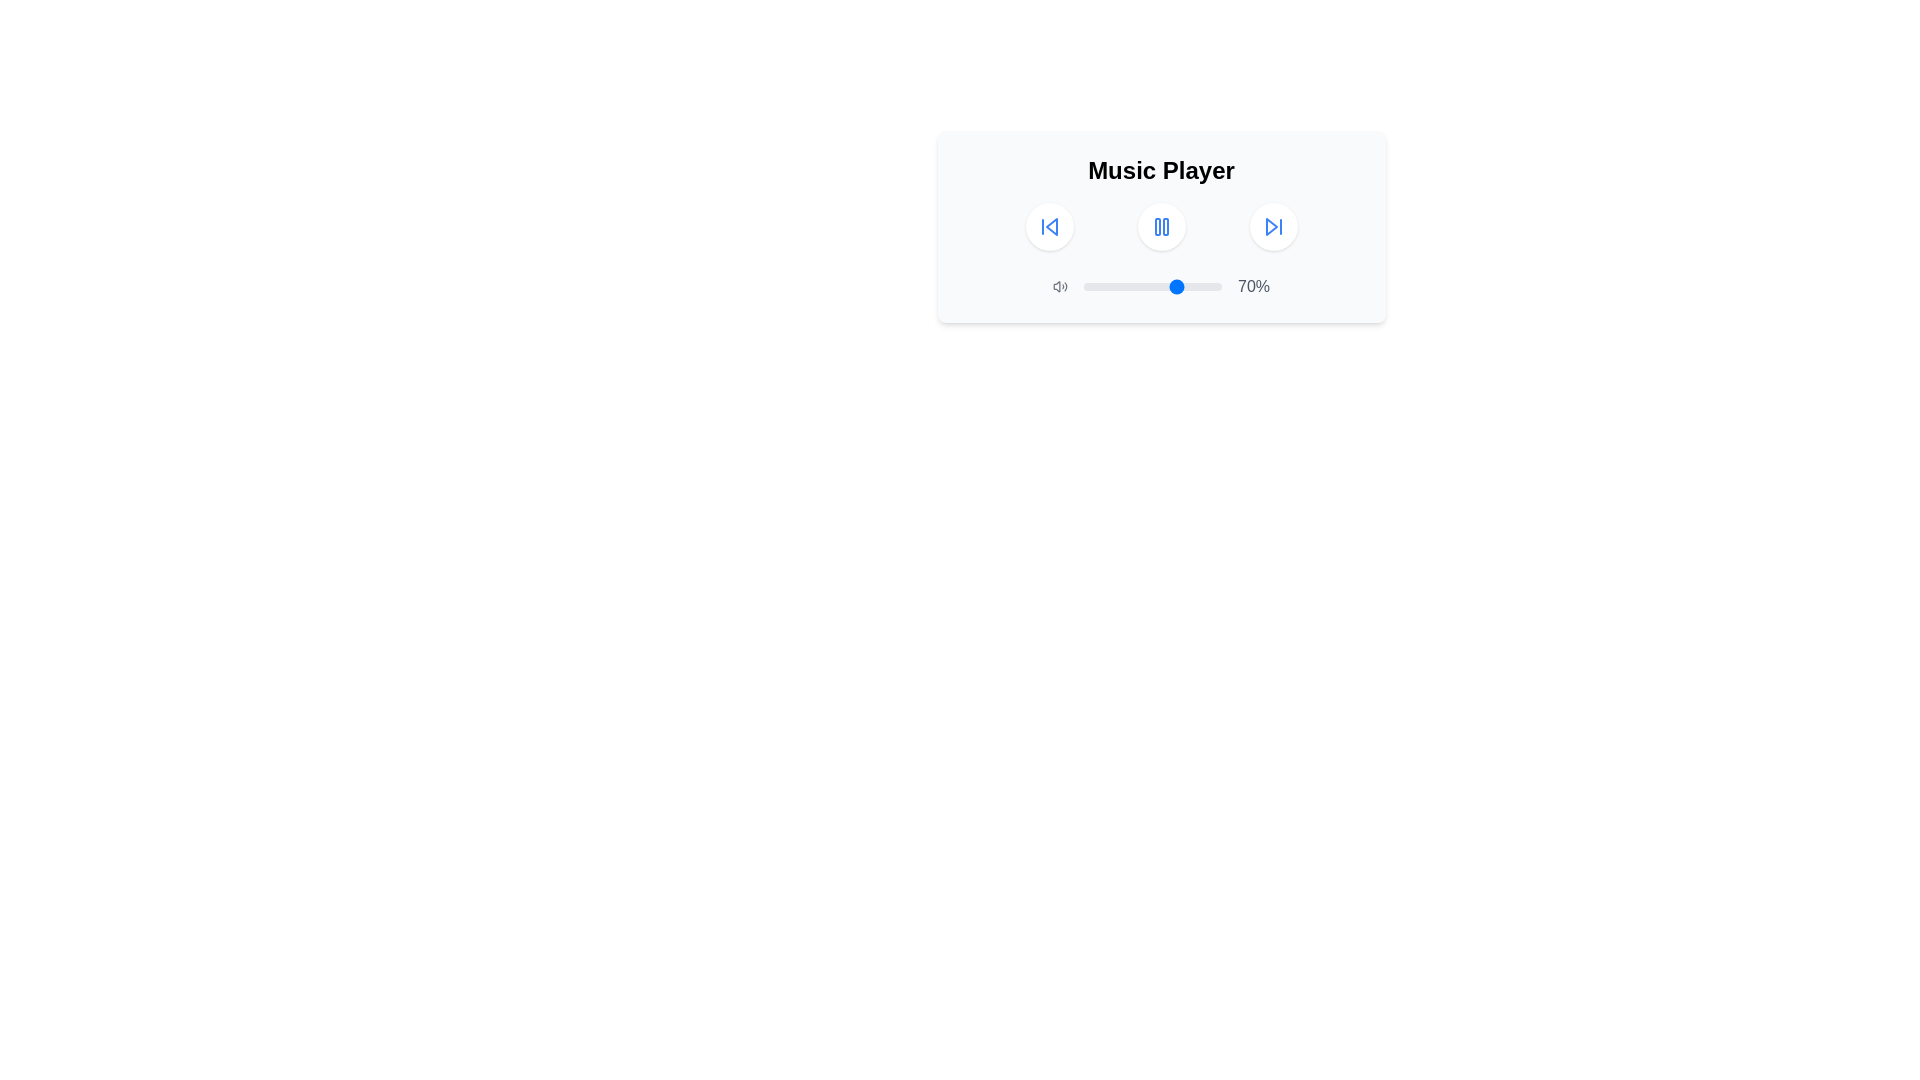  What do you see at coordinates (1125, 286) in the screenshot?
I see `the slider` at bounding box center [1125, 286].